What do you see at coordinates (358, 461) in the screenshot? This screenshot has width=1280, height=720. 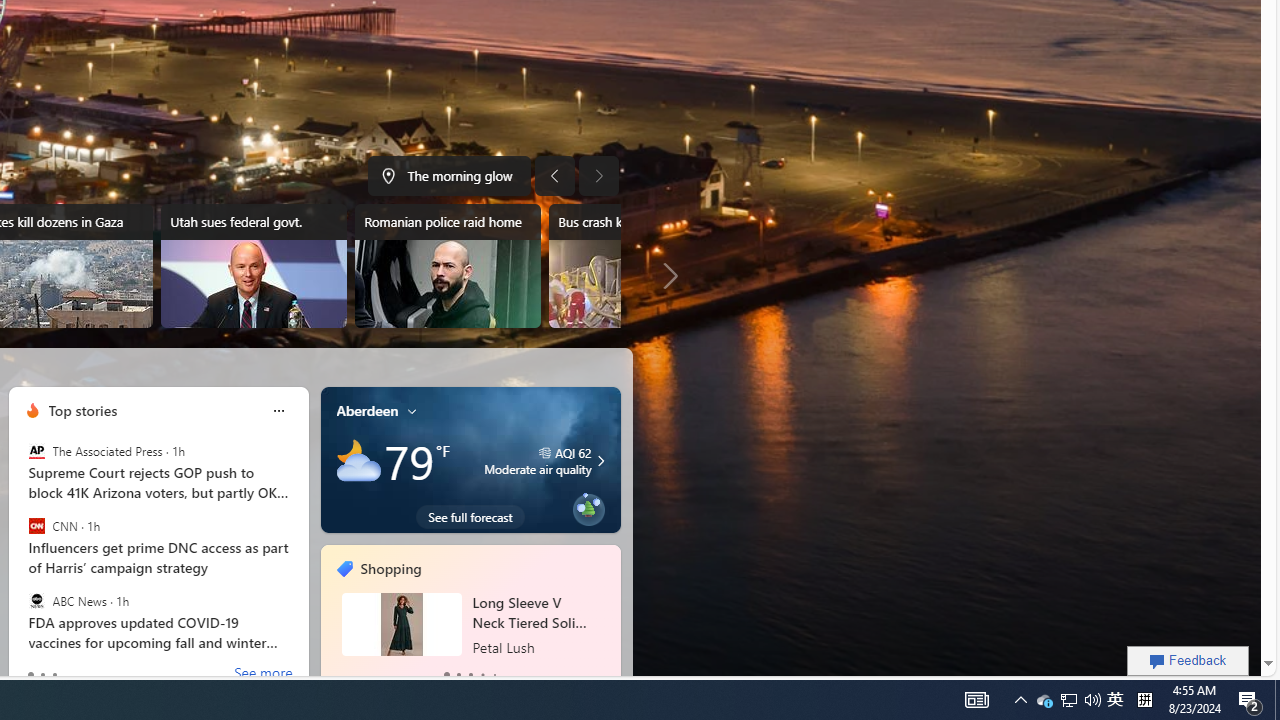 I see `'Mostly cloudy'` at bounding box center [358, 461].